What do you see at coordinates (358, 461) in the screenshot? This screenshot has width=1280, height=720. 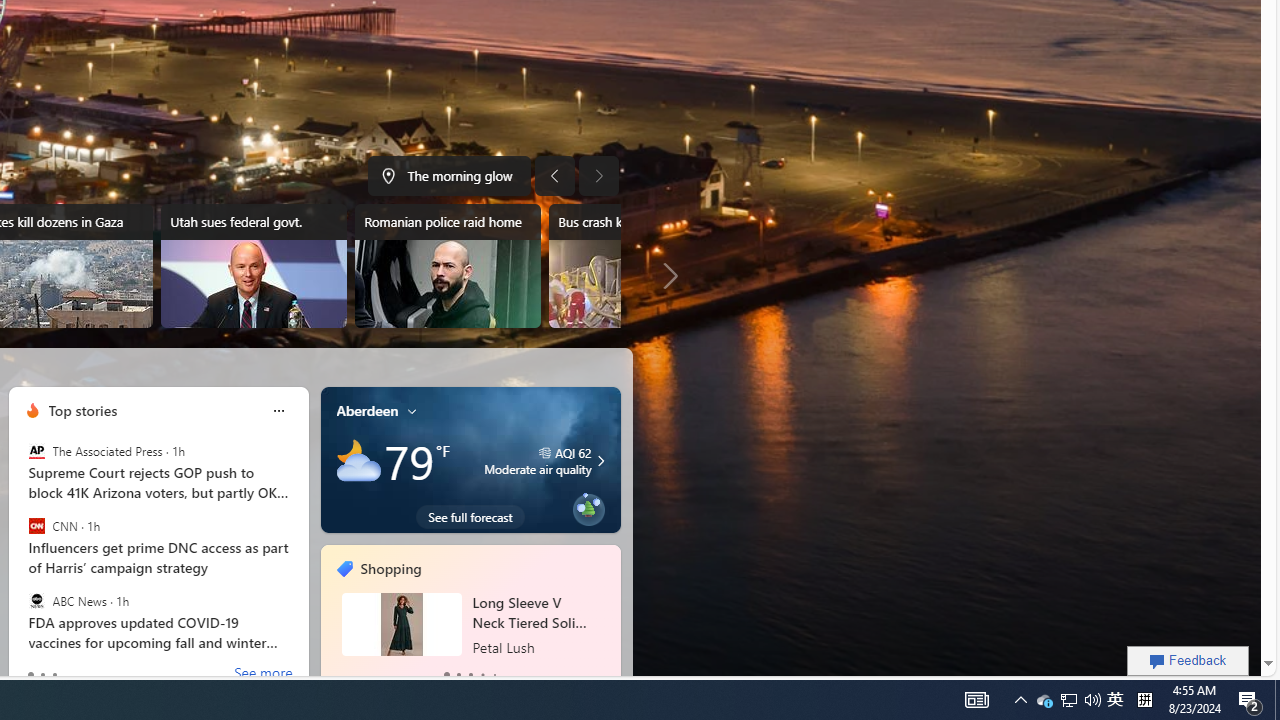 I see `'Mostly cloudy'` at bounding box center [358, 461].